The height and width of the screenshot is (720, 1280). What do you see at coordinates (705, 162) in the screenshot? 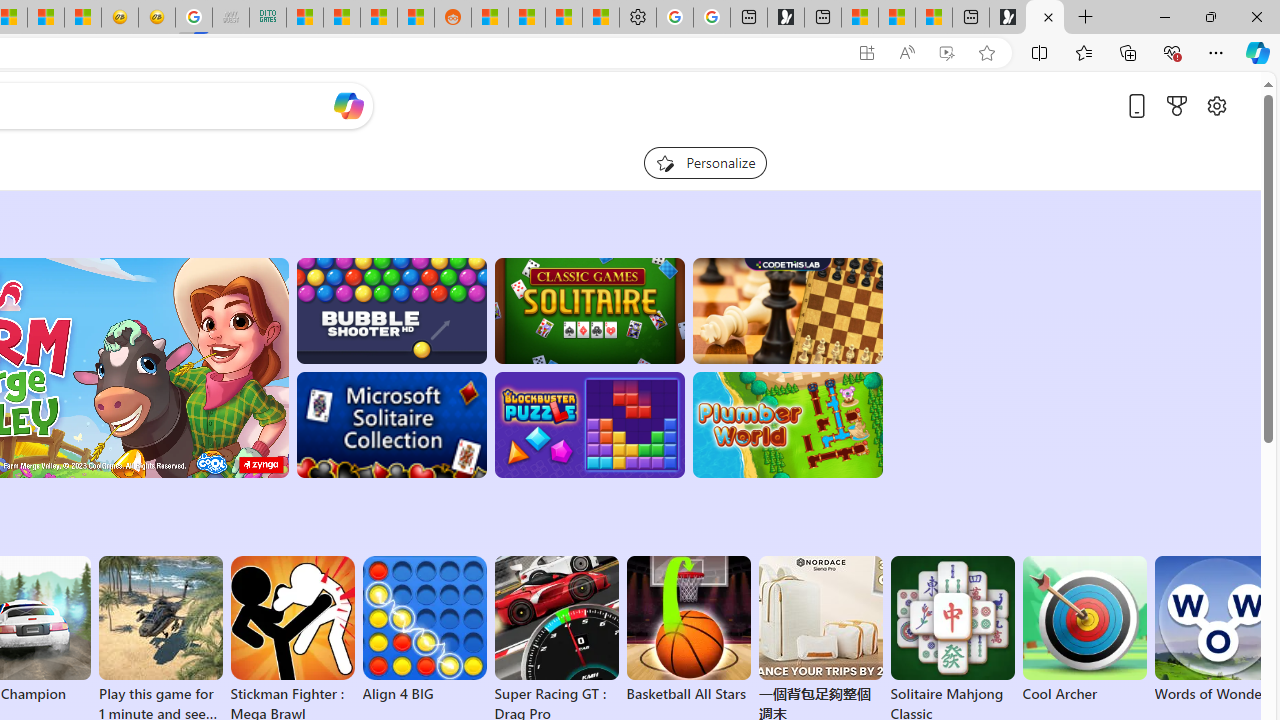
I see `'Personalize your feed"'` at bounding box center [705, 162].